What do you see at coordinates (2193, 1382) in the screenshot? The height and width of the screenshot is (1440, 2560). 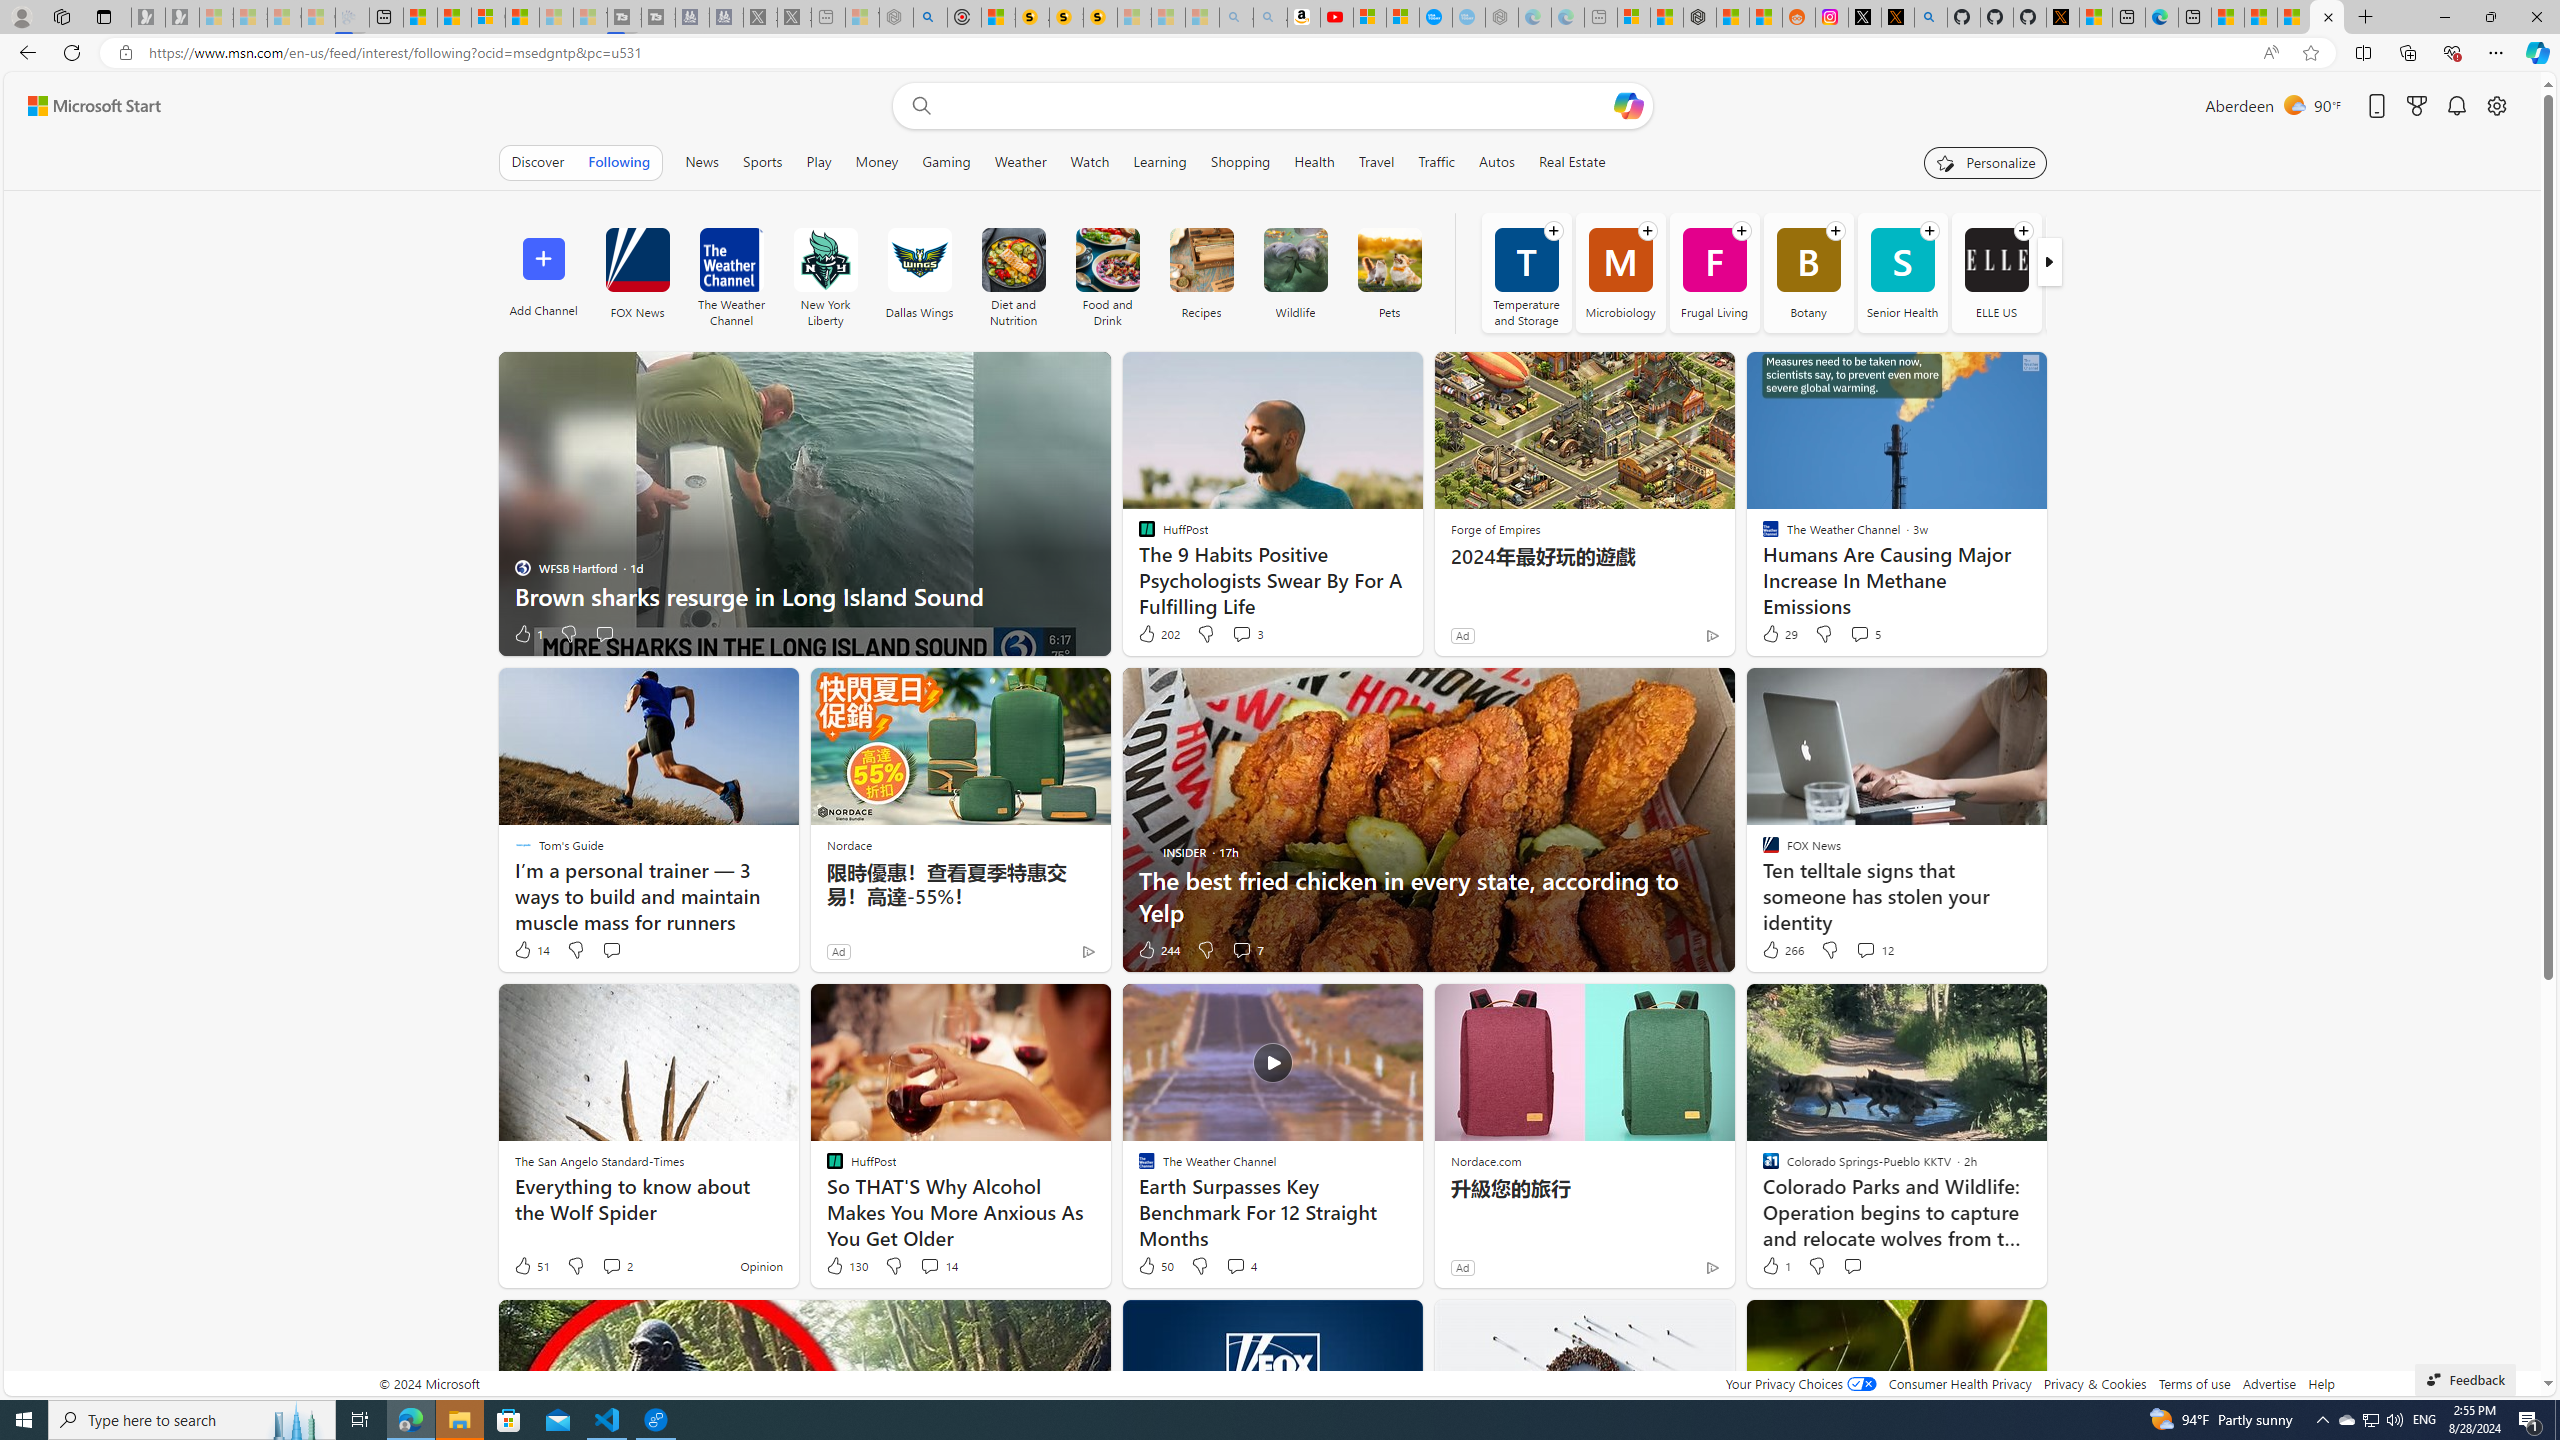 I see `'Terms of use'` at bounding box center [2193, 1382].